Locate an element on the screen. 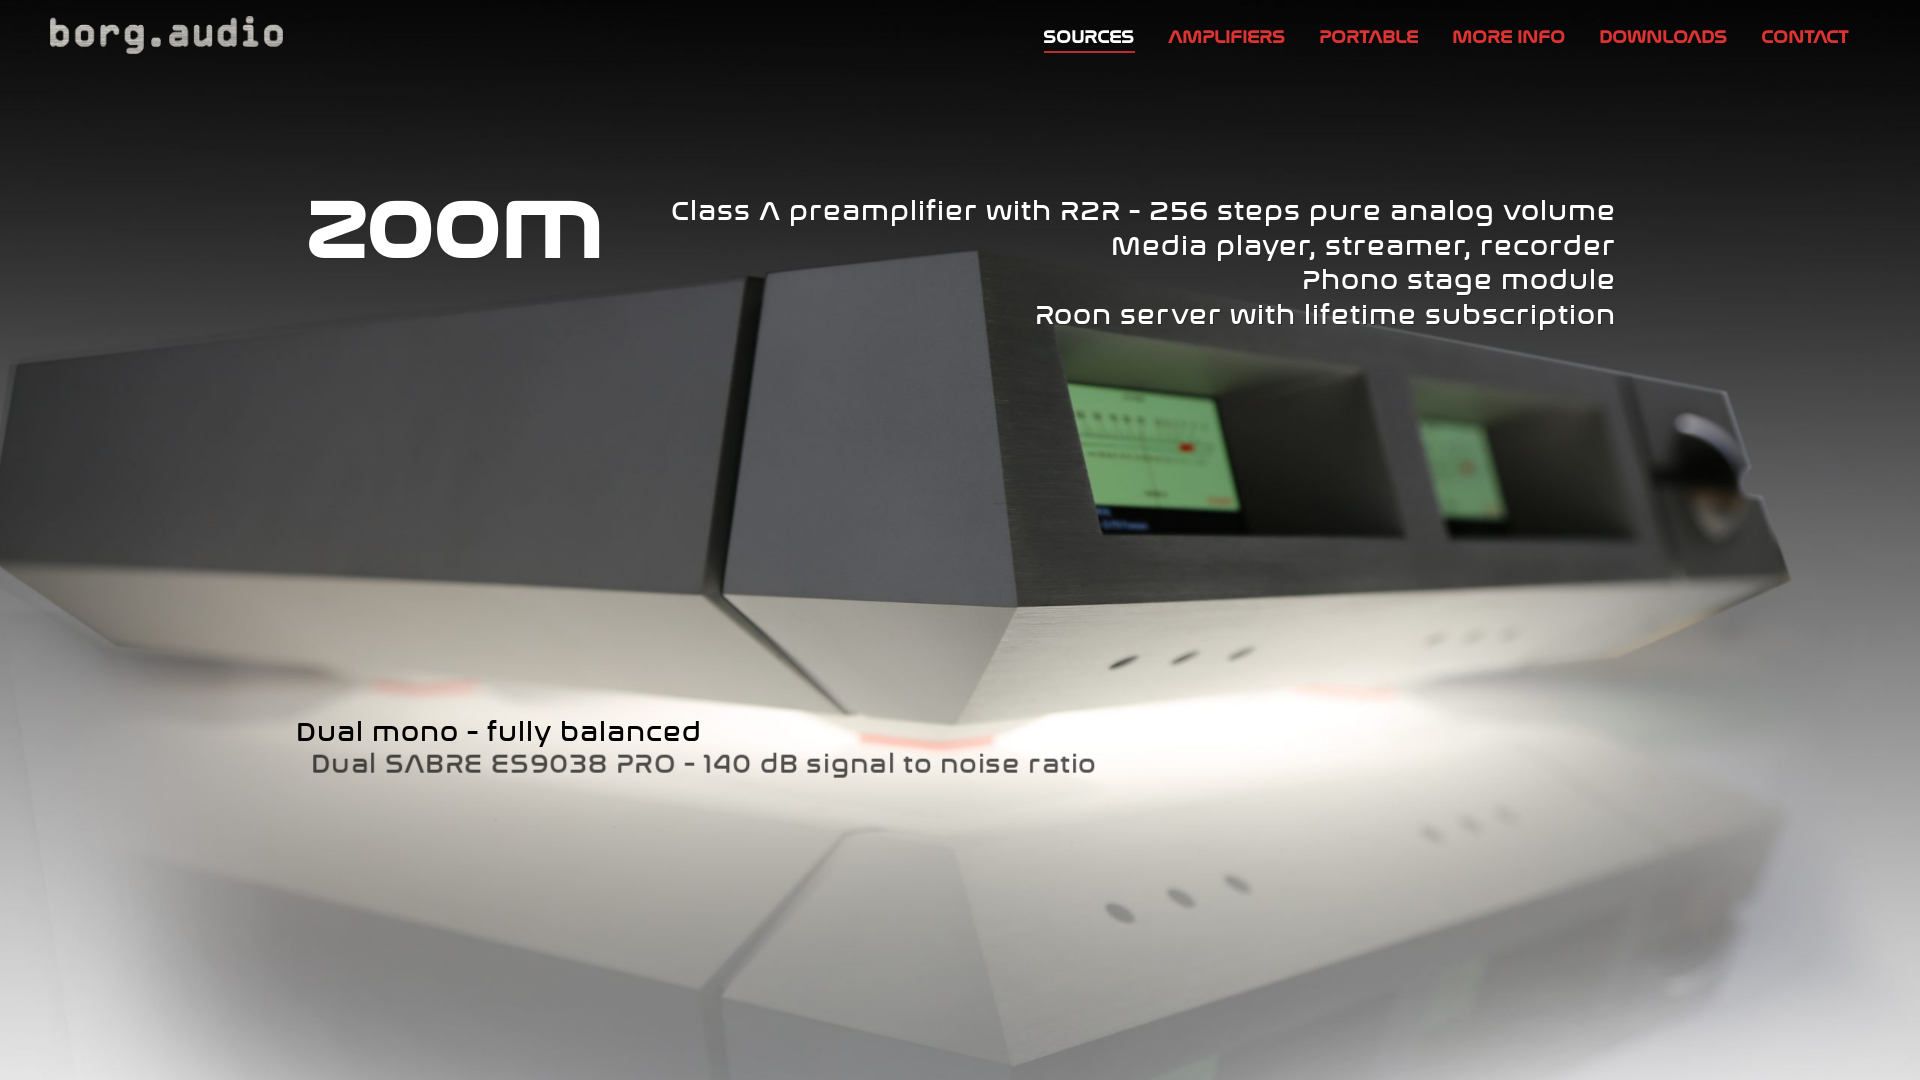 The image size is (1920, 1080). 'PORTABLE' is located at coordinates (1367, 34).